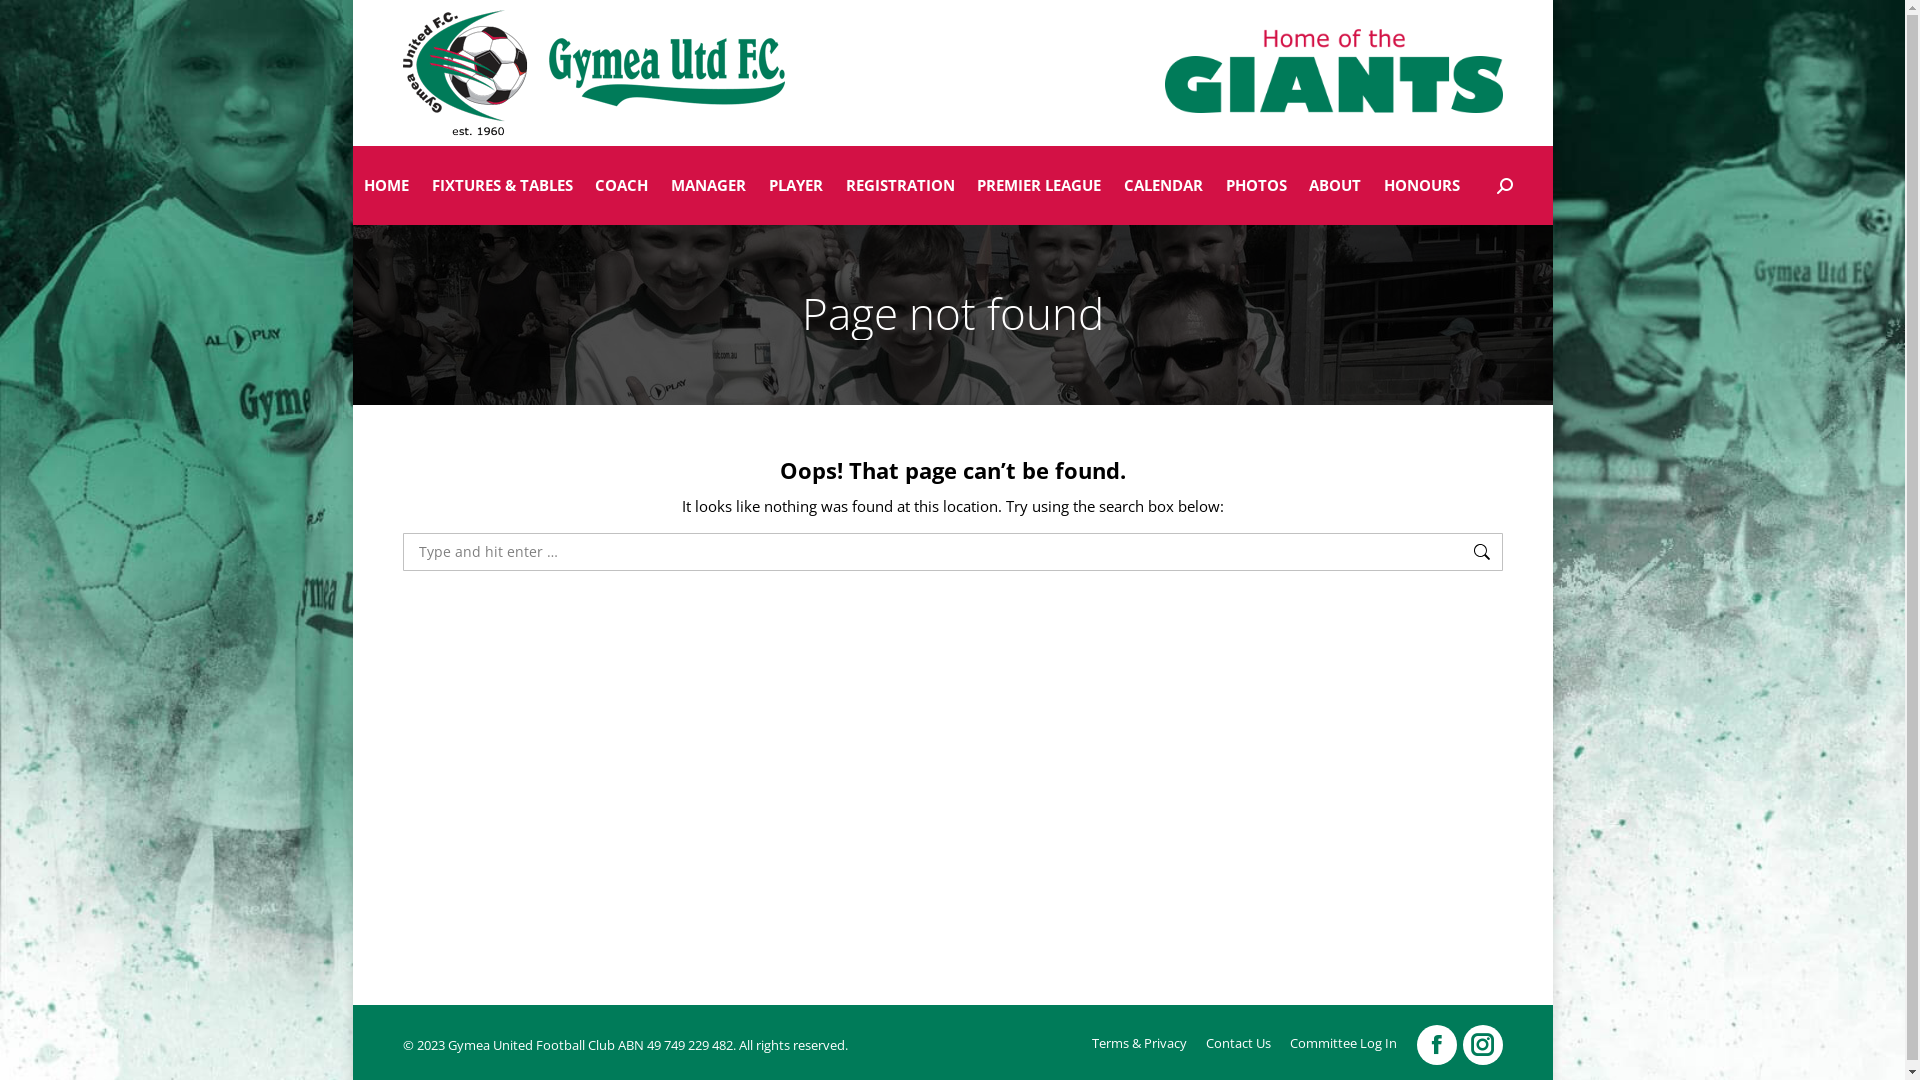 The height and width of the screenshot is (1080, 1920). What do you see at coordinates (1421, 185) in the screenshot?
I see `'HONOURS'` at bounding box center [1421, 185].